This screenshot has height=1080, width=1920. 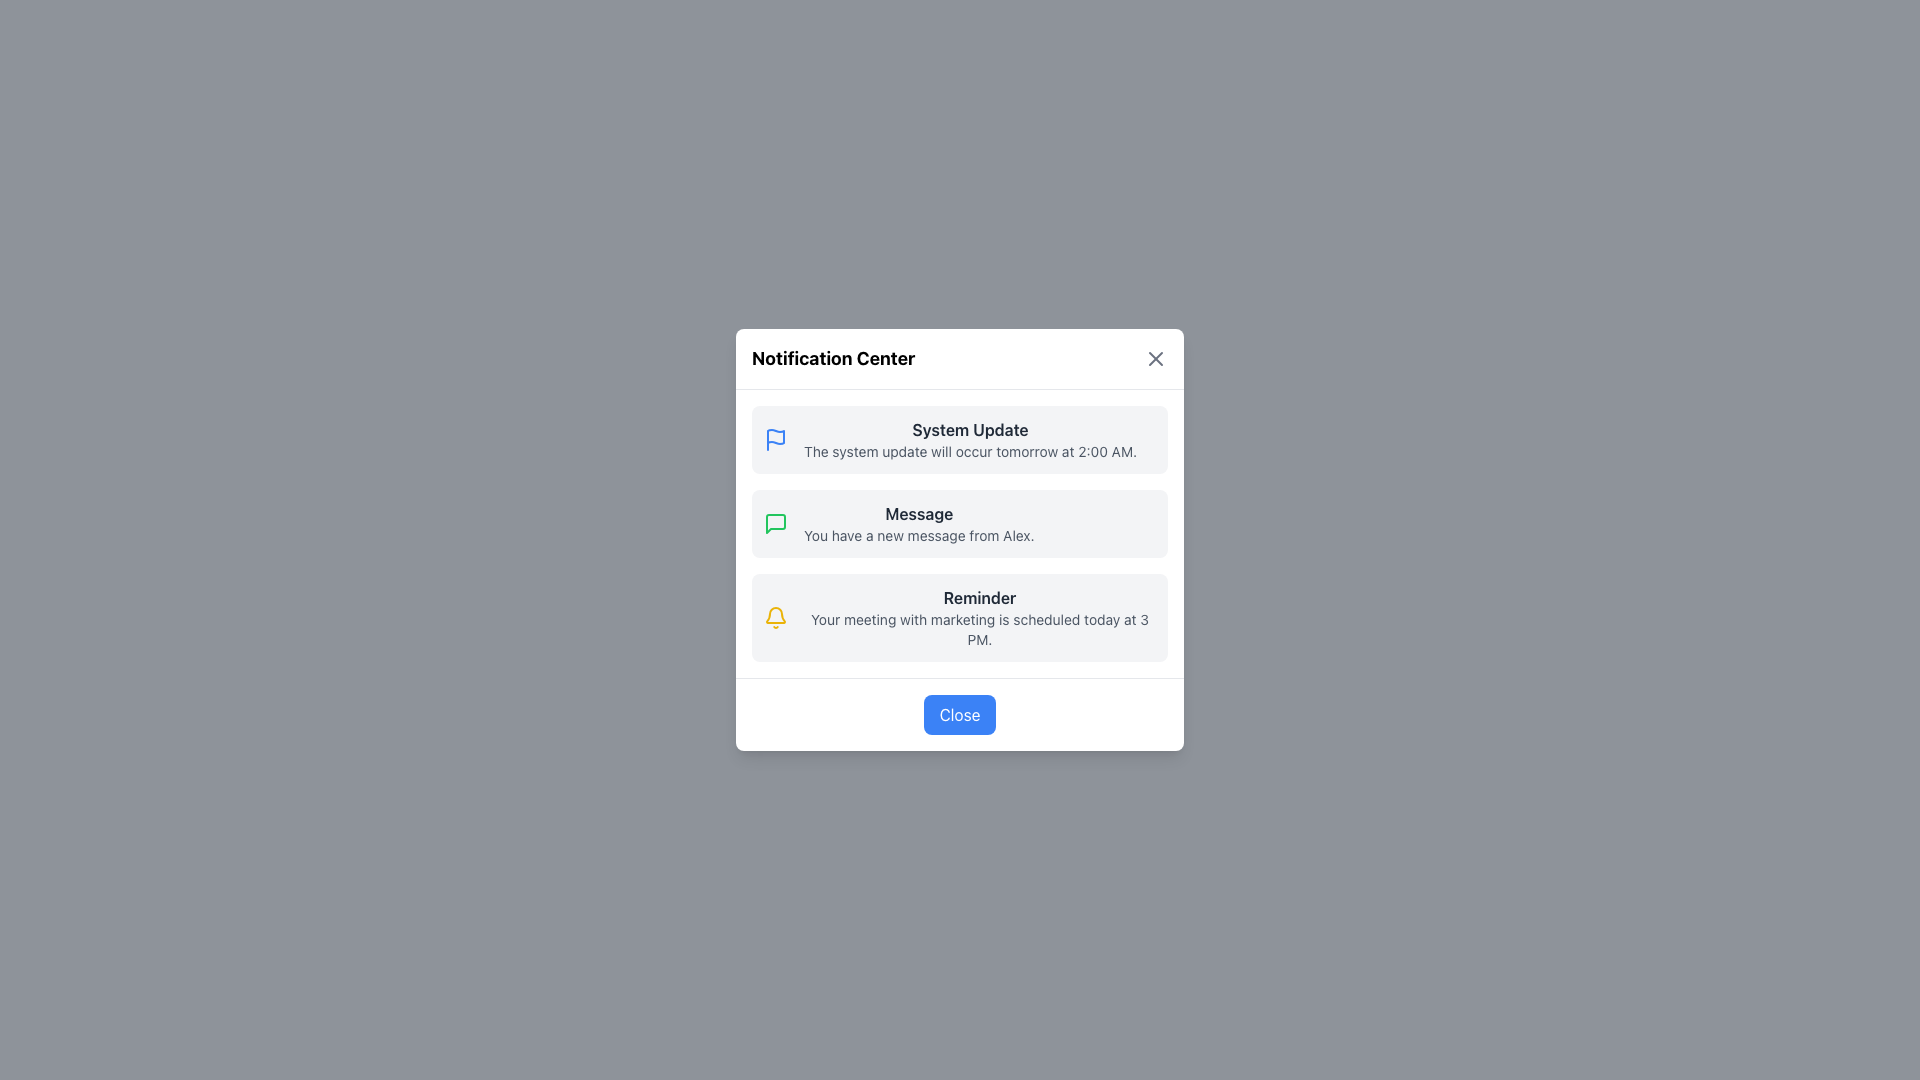 What do you see at coordinates (918, 523) in the screenshot?
I see `text displayed in the two-line text display element, which shows 'Message' in bold dark gray and 'You have a new message from Alex.' in smaller light gray` at bounding box center [918, 523].